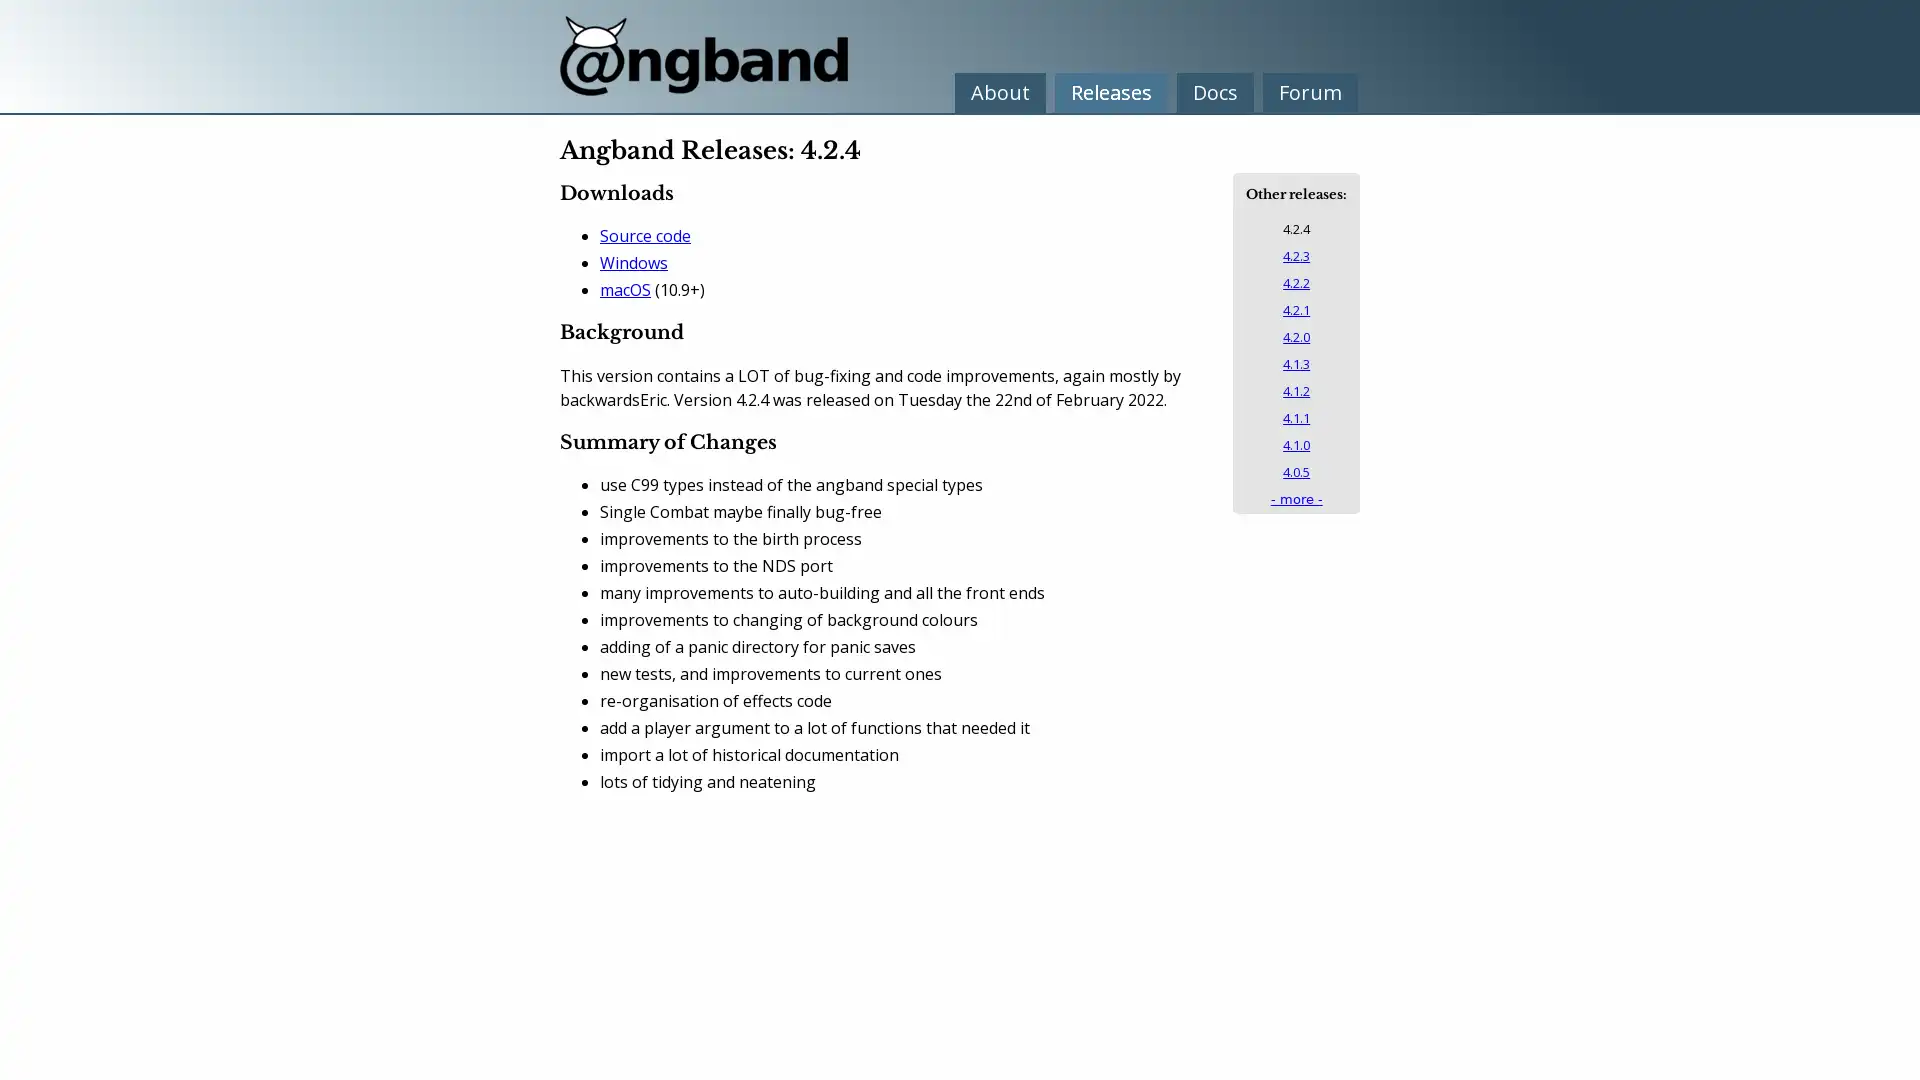 The image size is (1920, 1080). I want to click on - more -, so click(1296, 498).